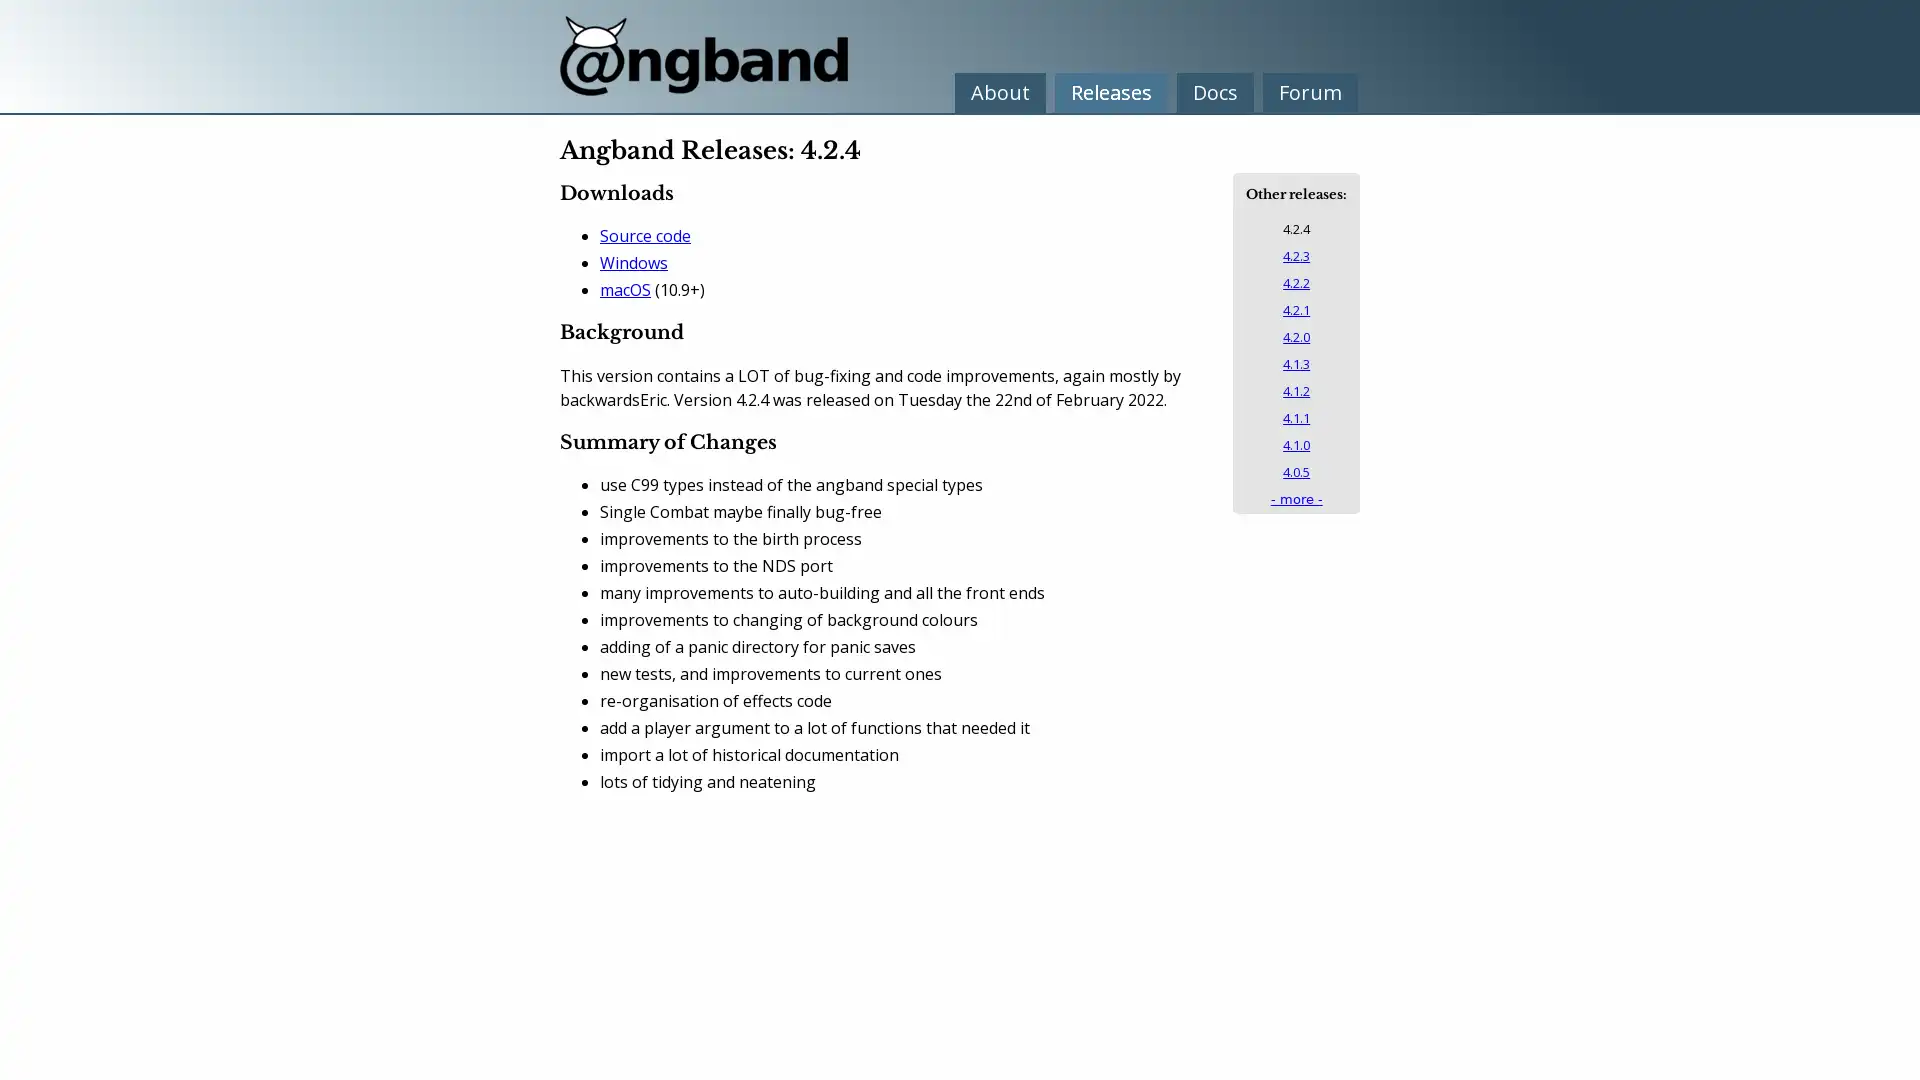 The image size is (1920, 1080). I want to click on - more -, so click(1296, 498).